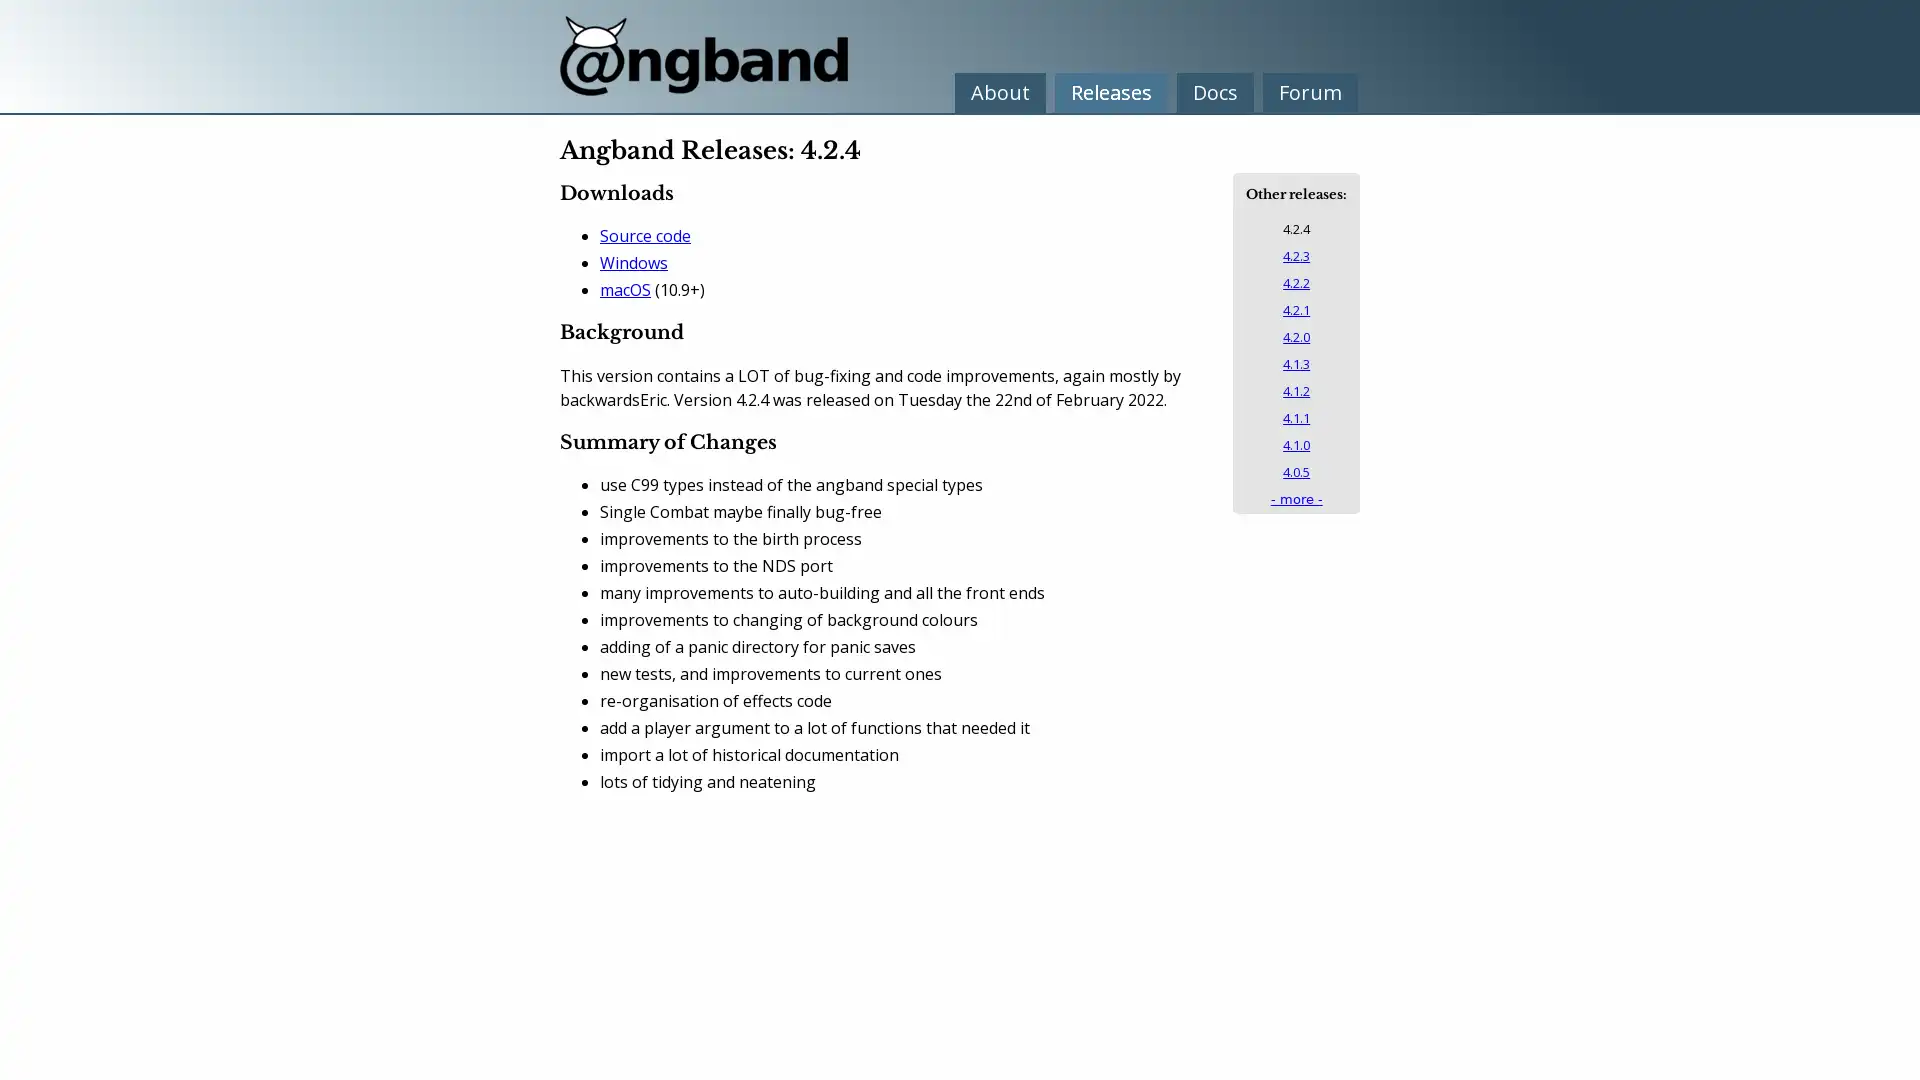 The image size is (1920, 1080). I want to click on - more -, so click(1296, 498).